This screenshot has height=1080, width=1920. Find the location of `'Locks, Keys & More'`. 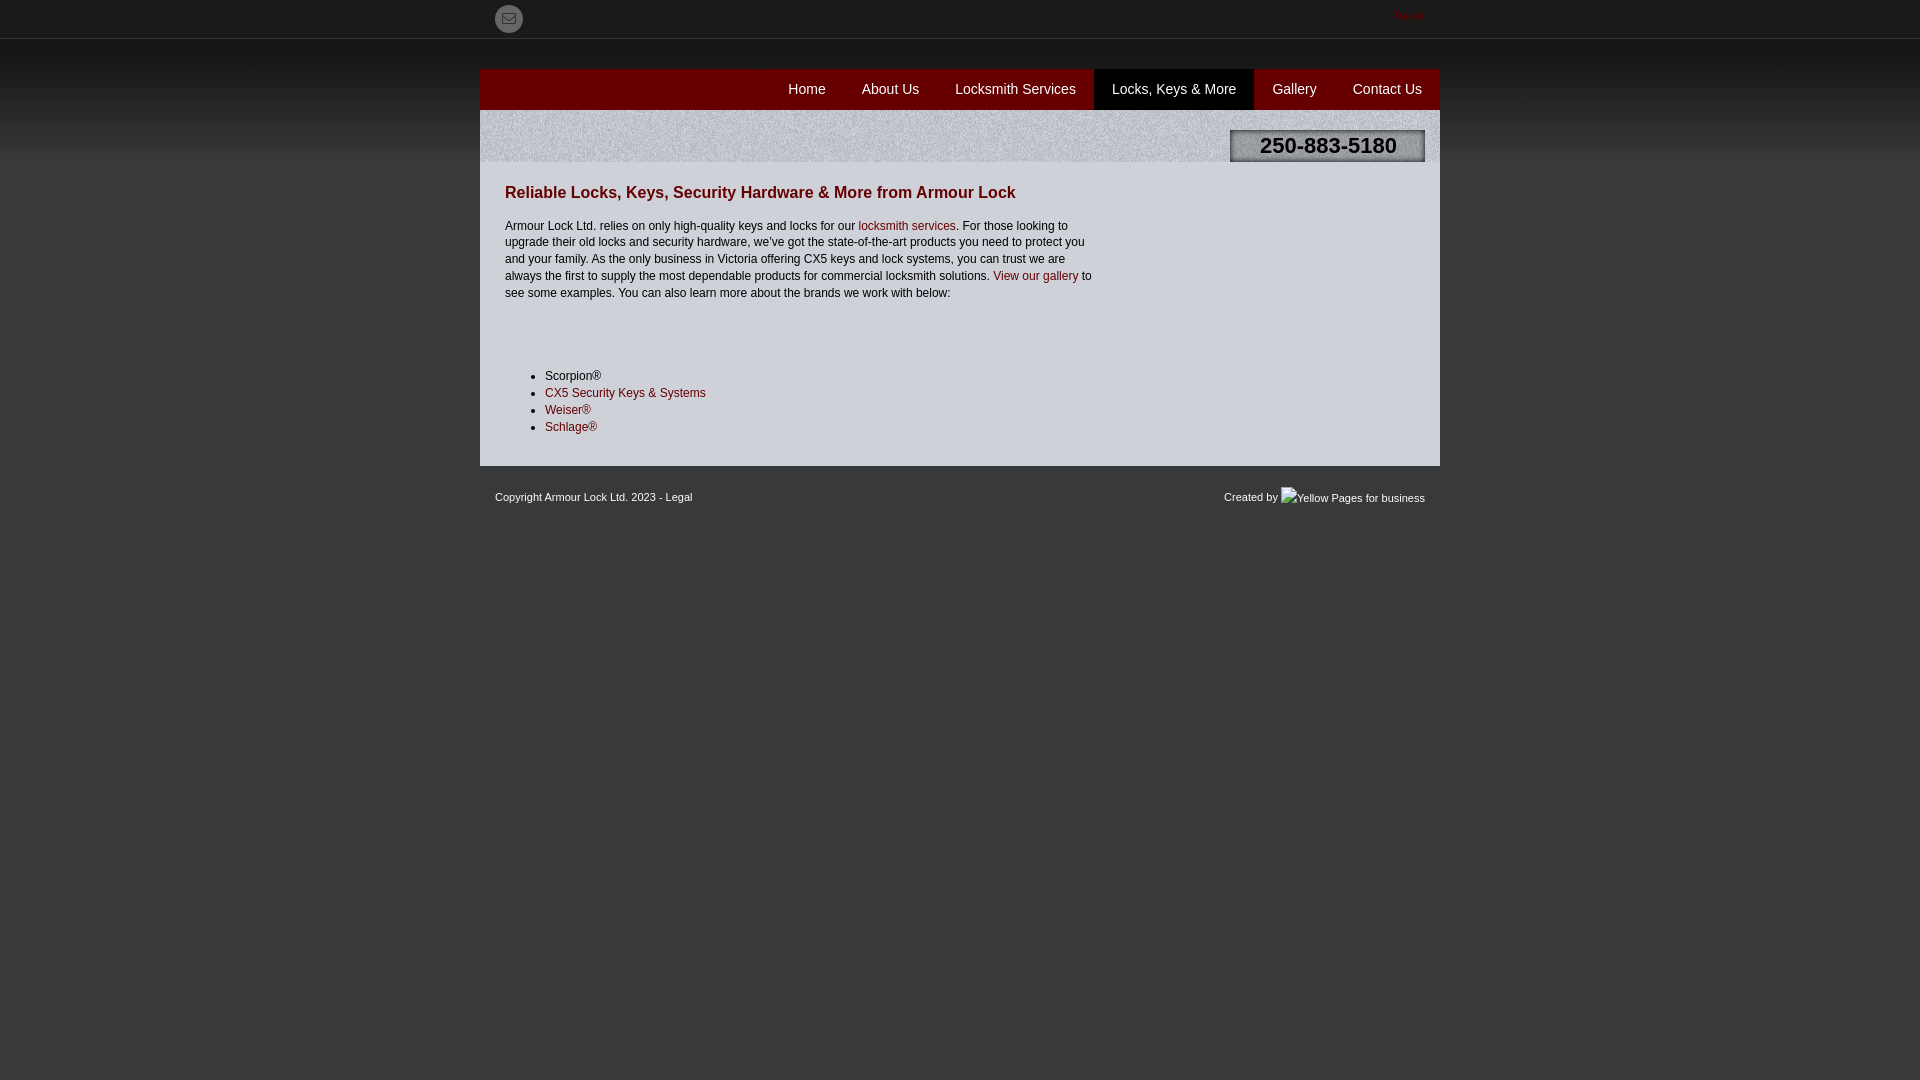

'Locks, Keys & More' is located at coordinates (1174, 88).